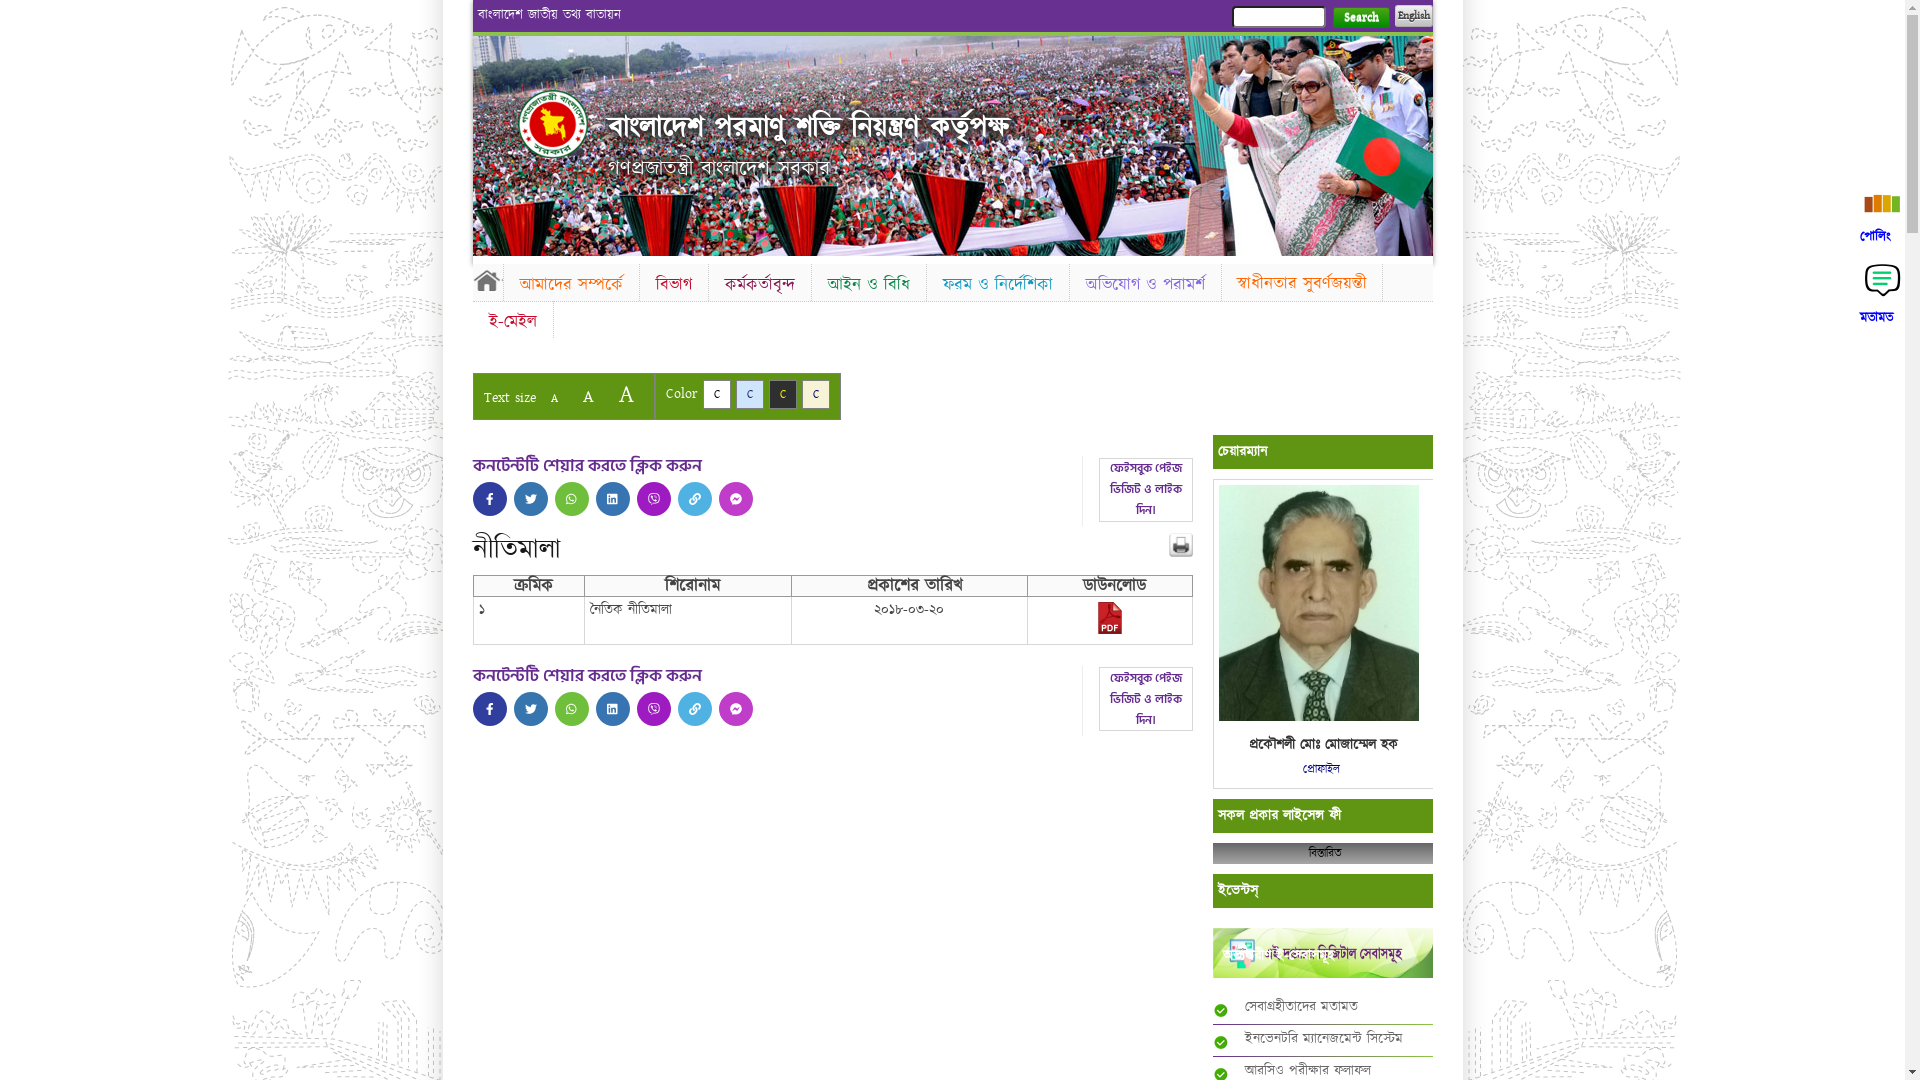  I want to click on 'C', so click(748, 394).